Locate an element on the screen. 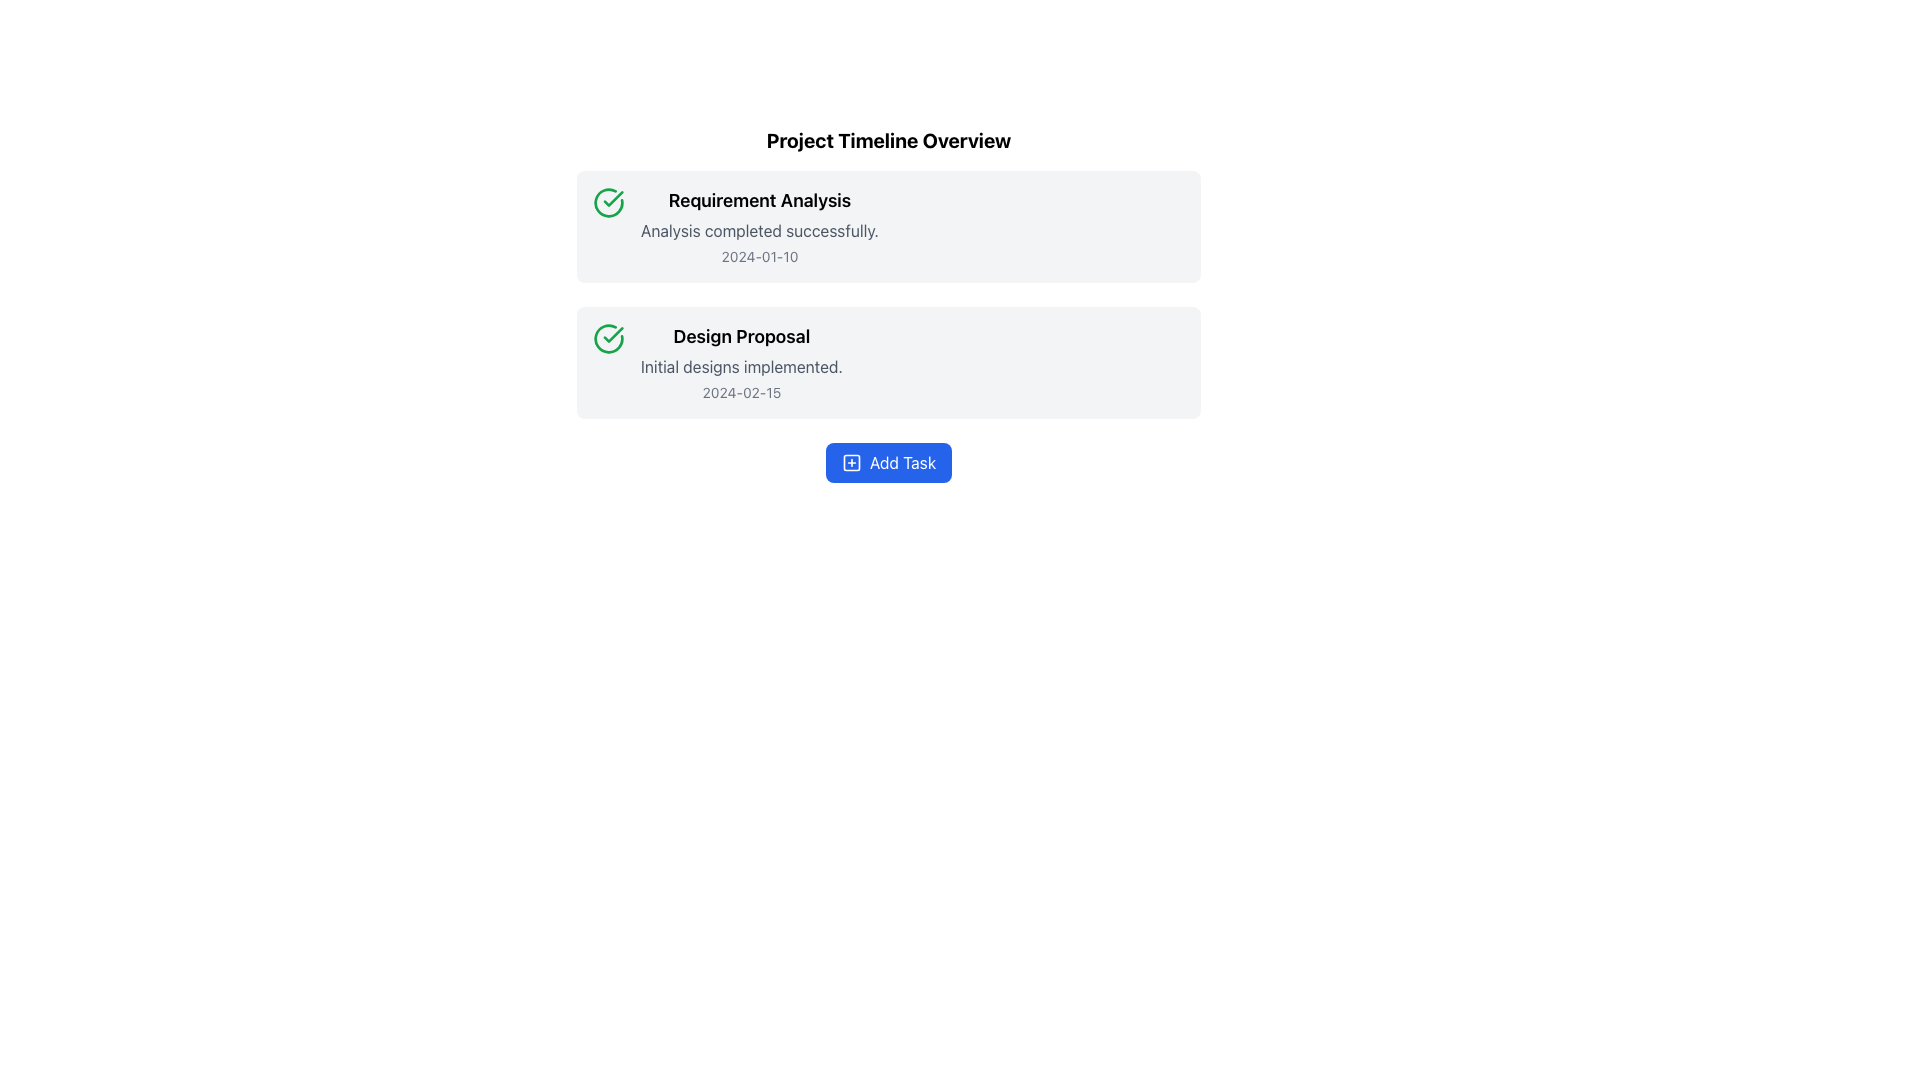 The width and height of the screenshot is (1920, 1080). the text element displaying 'Design Proposal', which is located at the top of the second panel in a vertical sequence of task blocks is located at coordinates (740, 335).